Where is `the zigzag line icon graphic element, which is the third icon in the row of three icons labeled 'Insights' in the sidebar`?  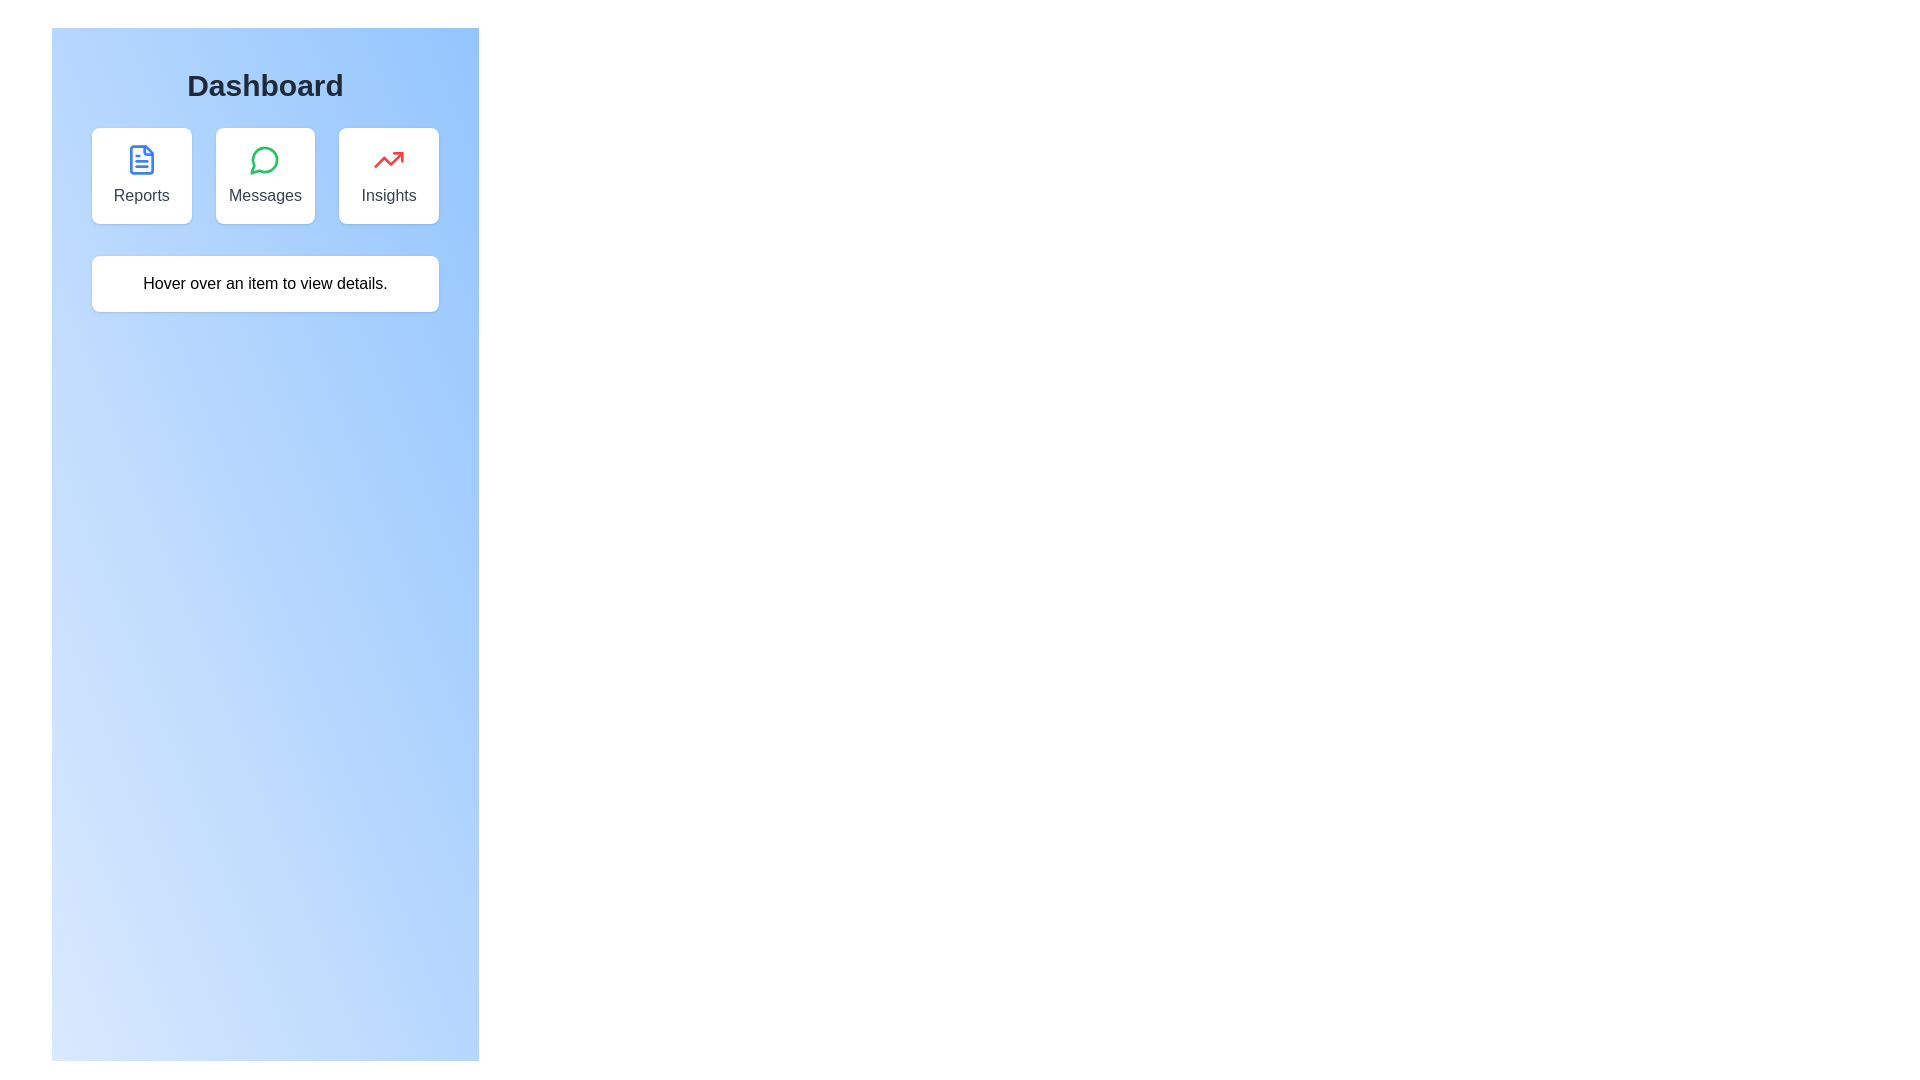 the zigzag line icon graphic element, which is the third icon in the row of three icons labeled 'Insights' in the sidebar is located at coordinates (389, 158).